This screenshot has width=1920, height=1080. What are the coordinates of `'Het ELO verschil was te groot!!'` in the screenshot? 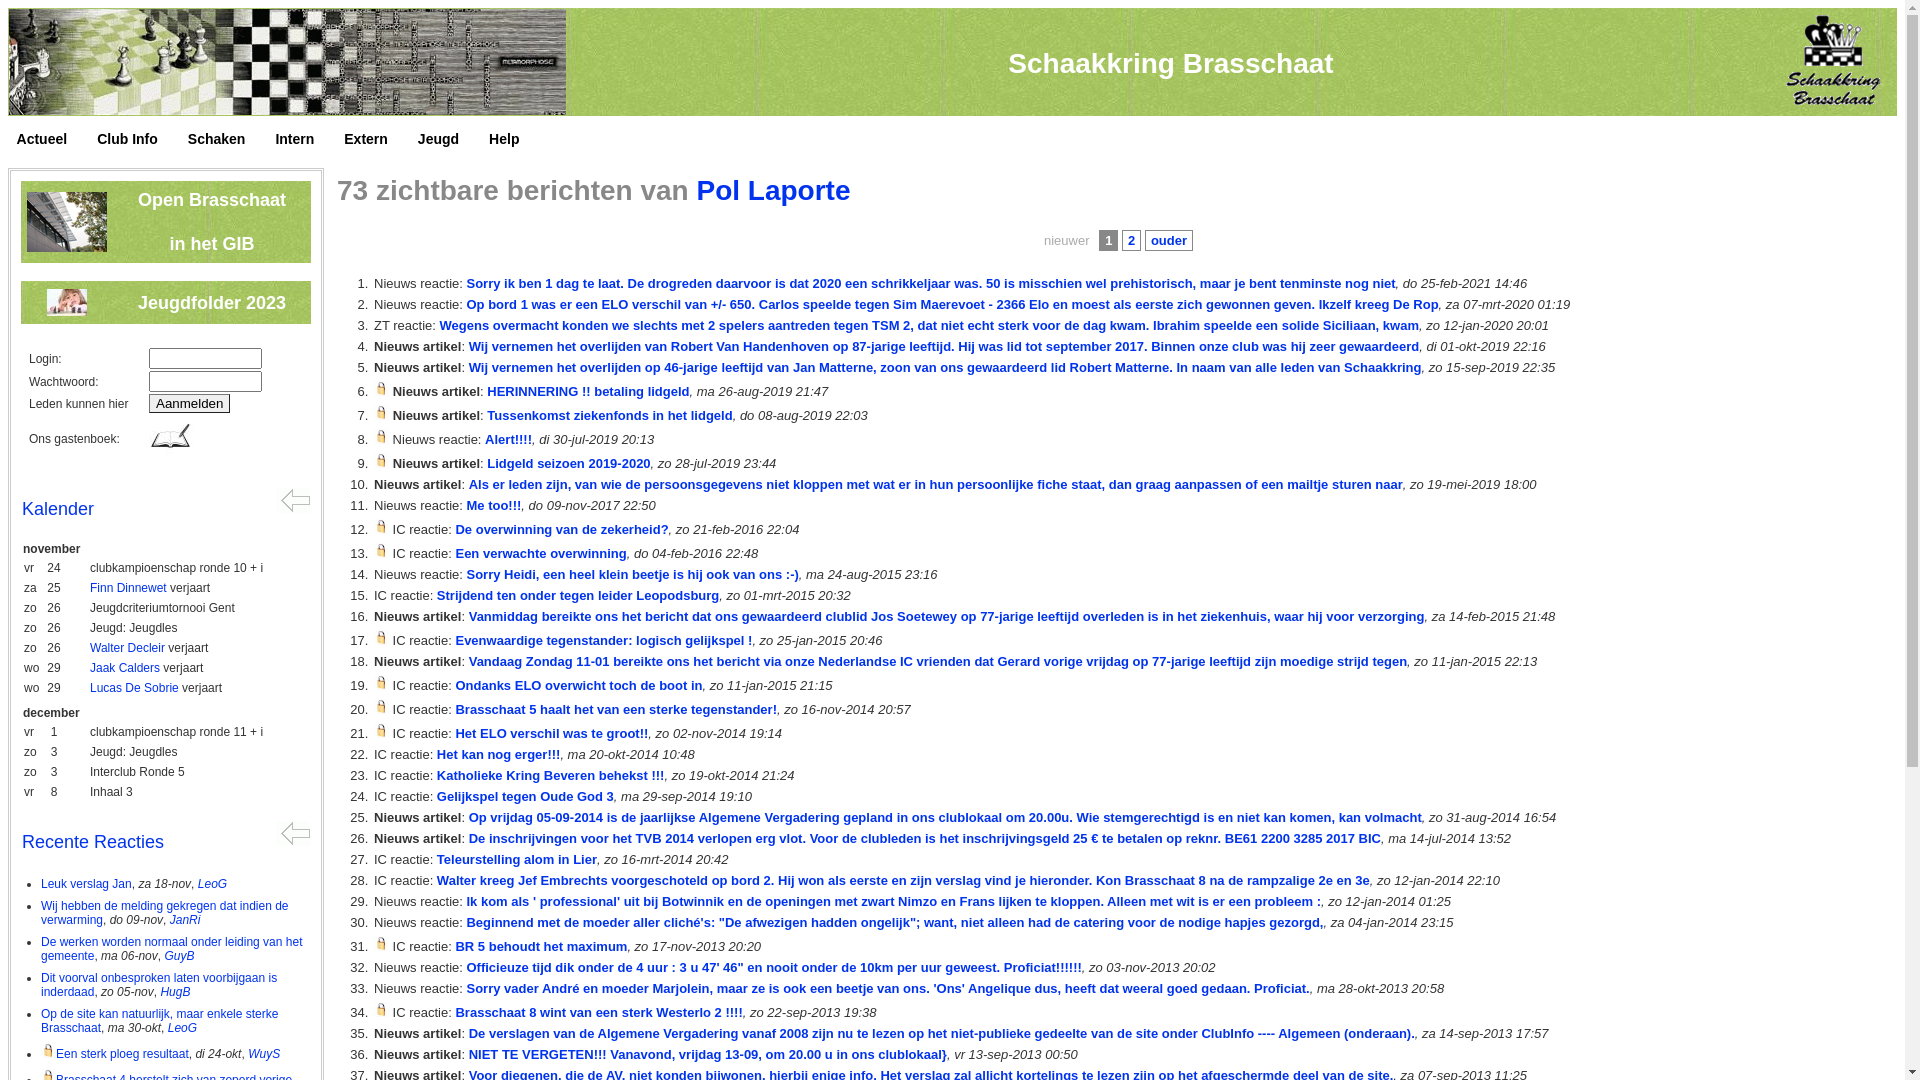 It's located at (454, 733).